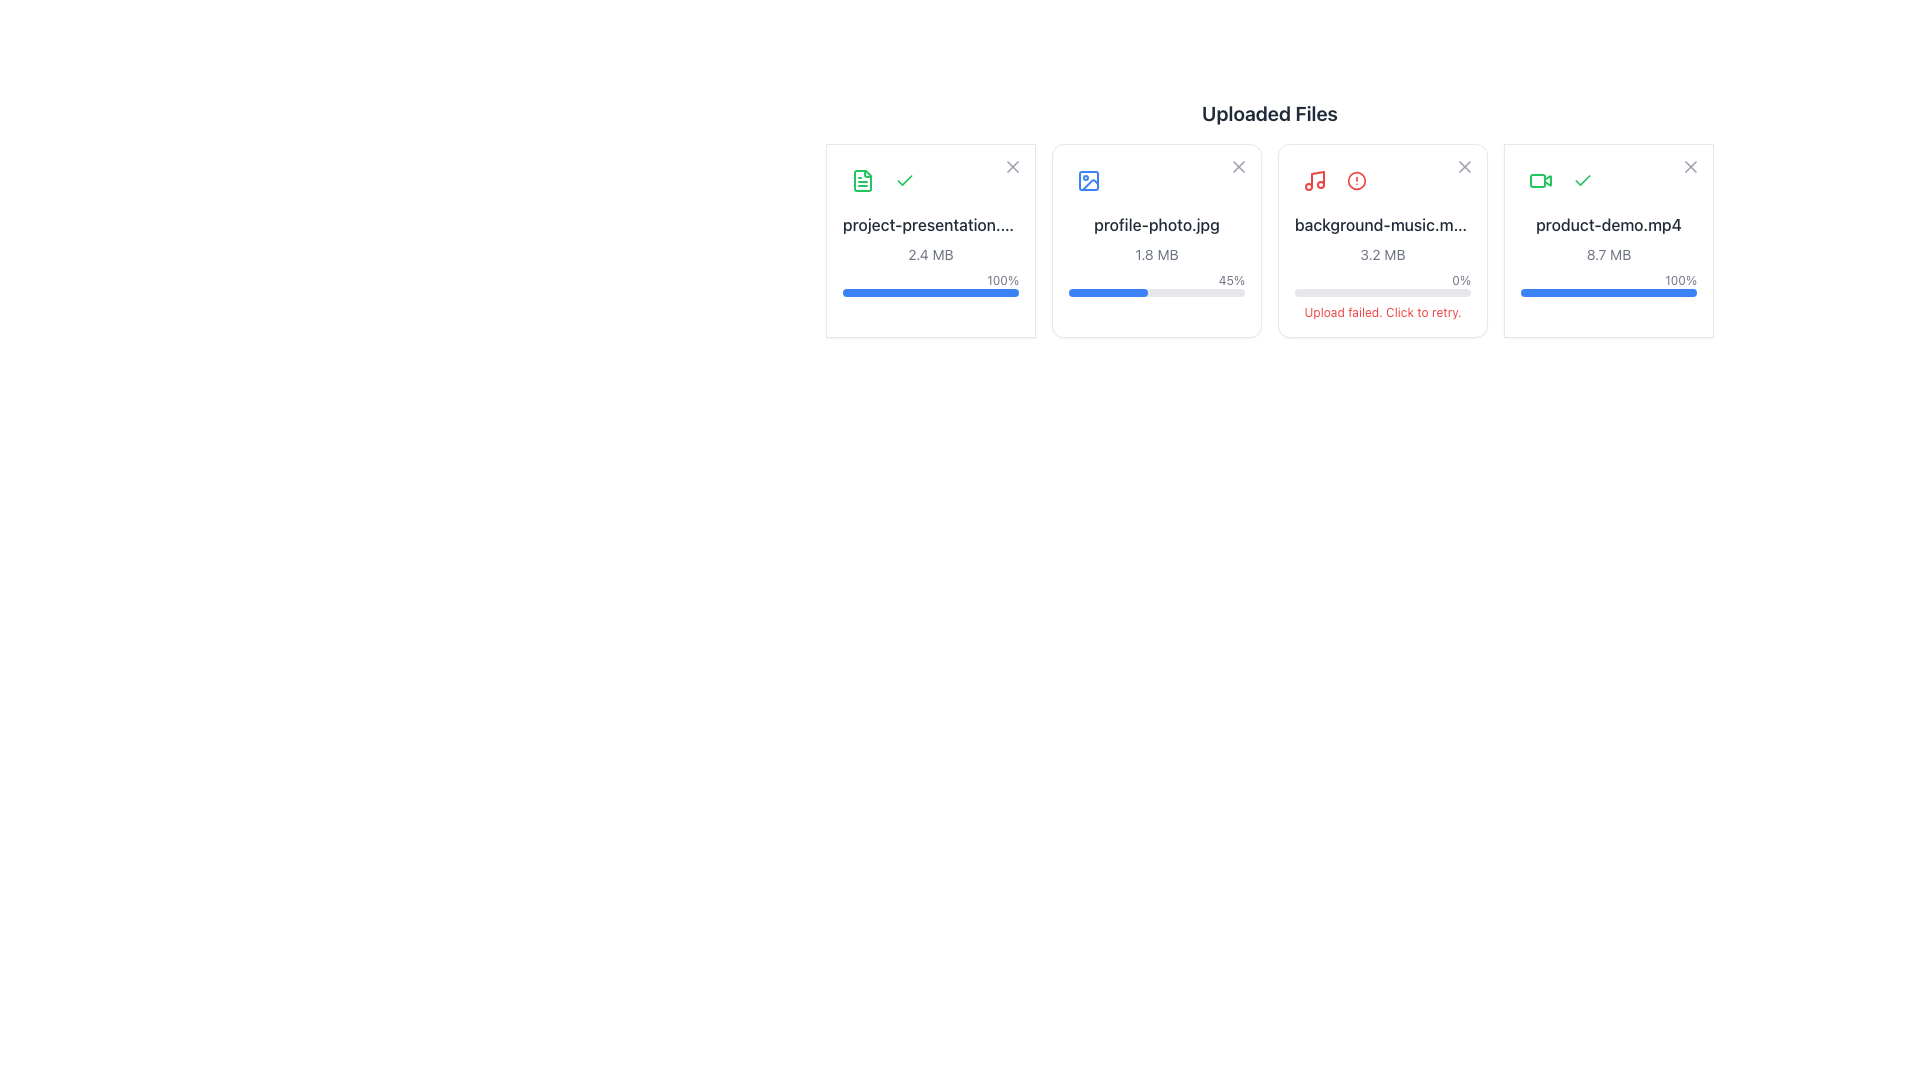 This screenshot has height=1080, width=1920. I want to click on the percentage displayed on the progress bar for the 'background-music.mp3' upload task, currently at 0%, so click(1381, 285).